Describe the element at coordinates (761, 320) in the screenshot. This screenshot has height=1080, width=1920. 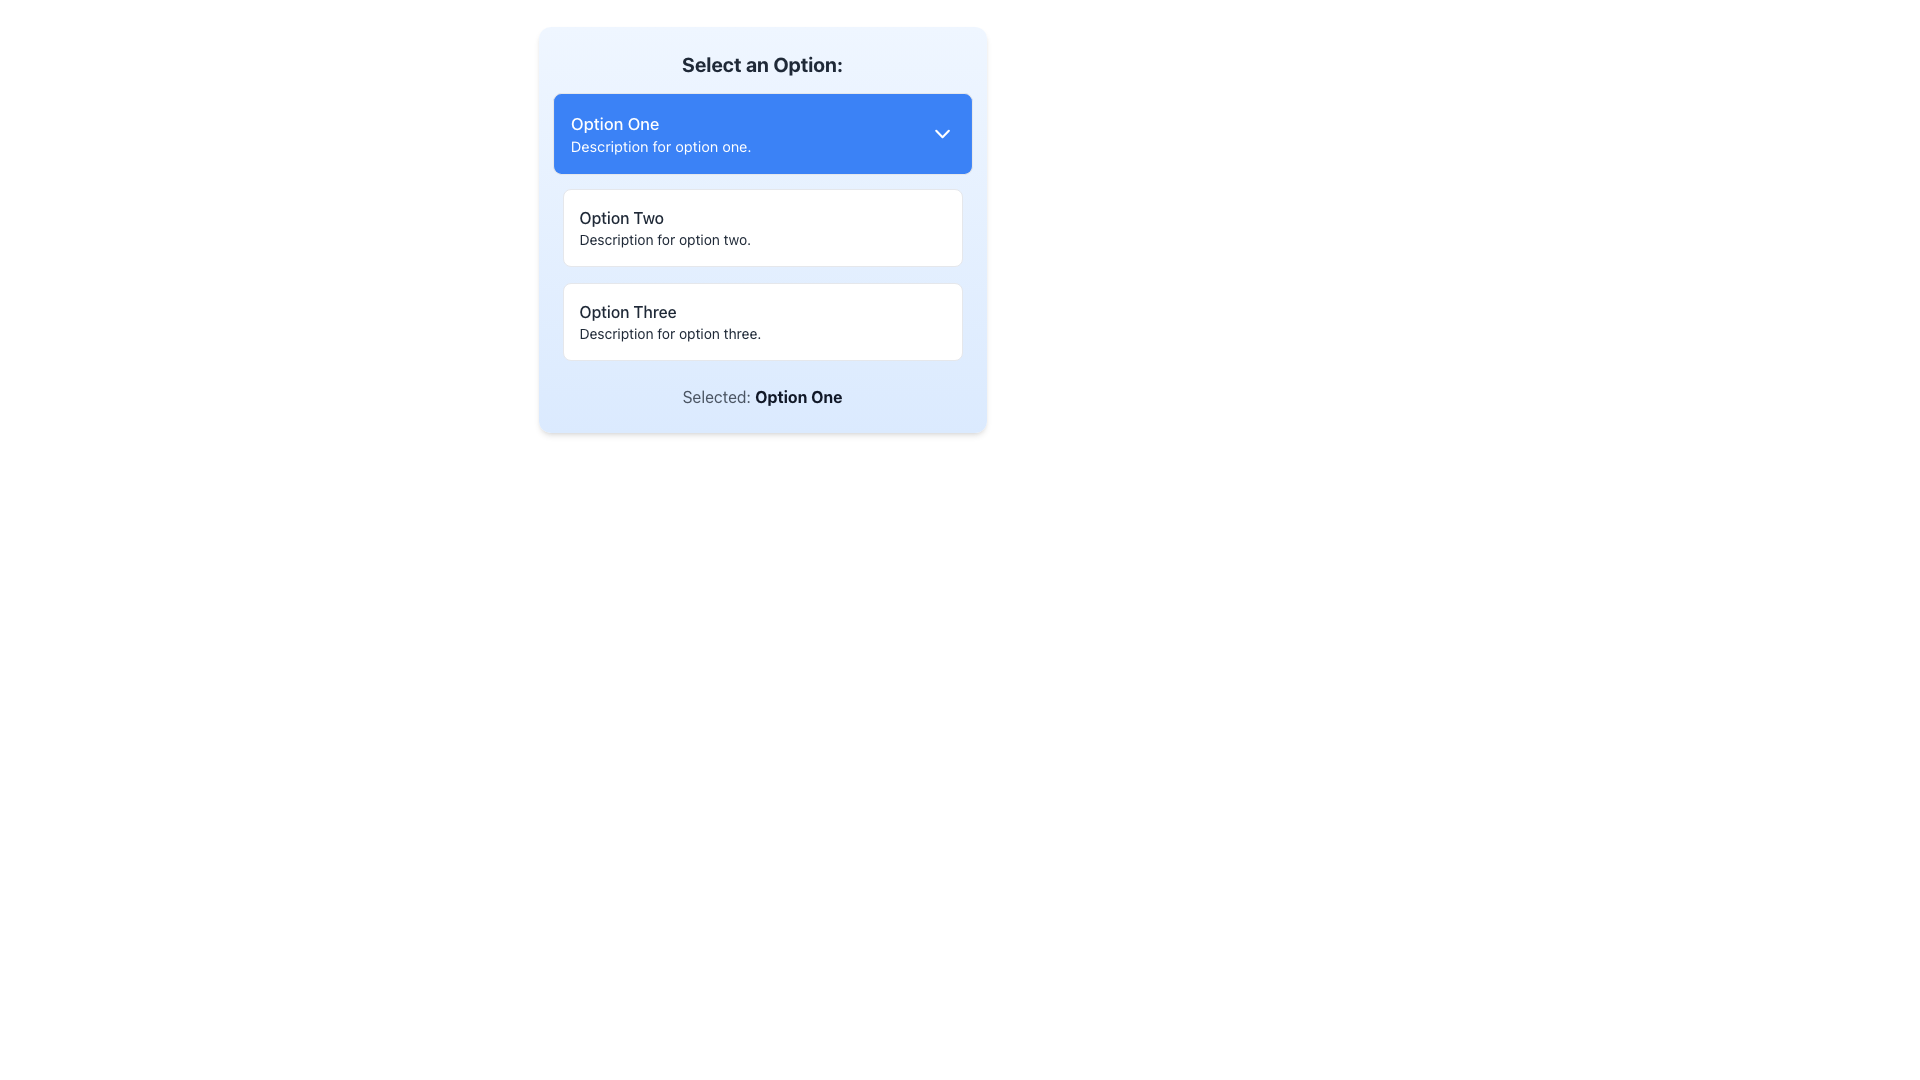
I see `the interactive button representing Option Three` at that location.